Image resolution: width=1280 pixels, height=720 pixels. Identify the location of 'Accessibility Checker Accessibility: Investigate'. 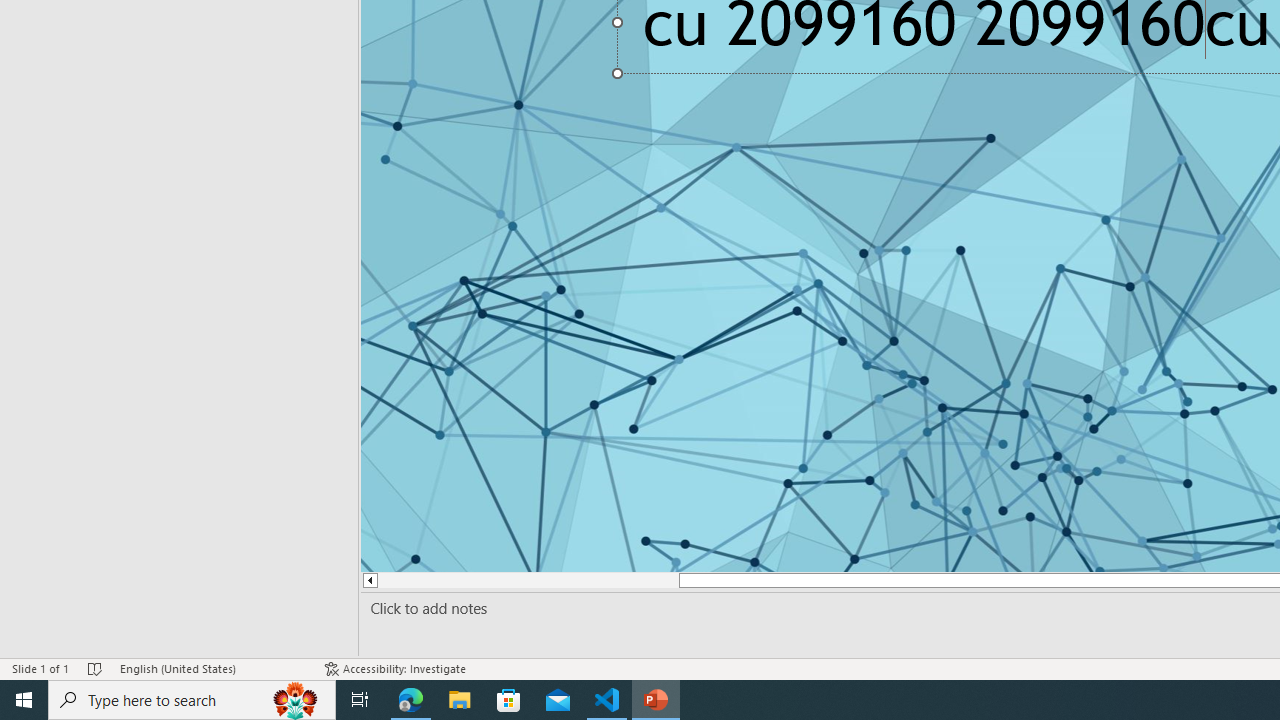
(397, 669).